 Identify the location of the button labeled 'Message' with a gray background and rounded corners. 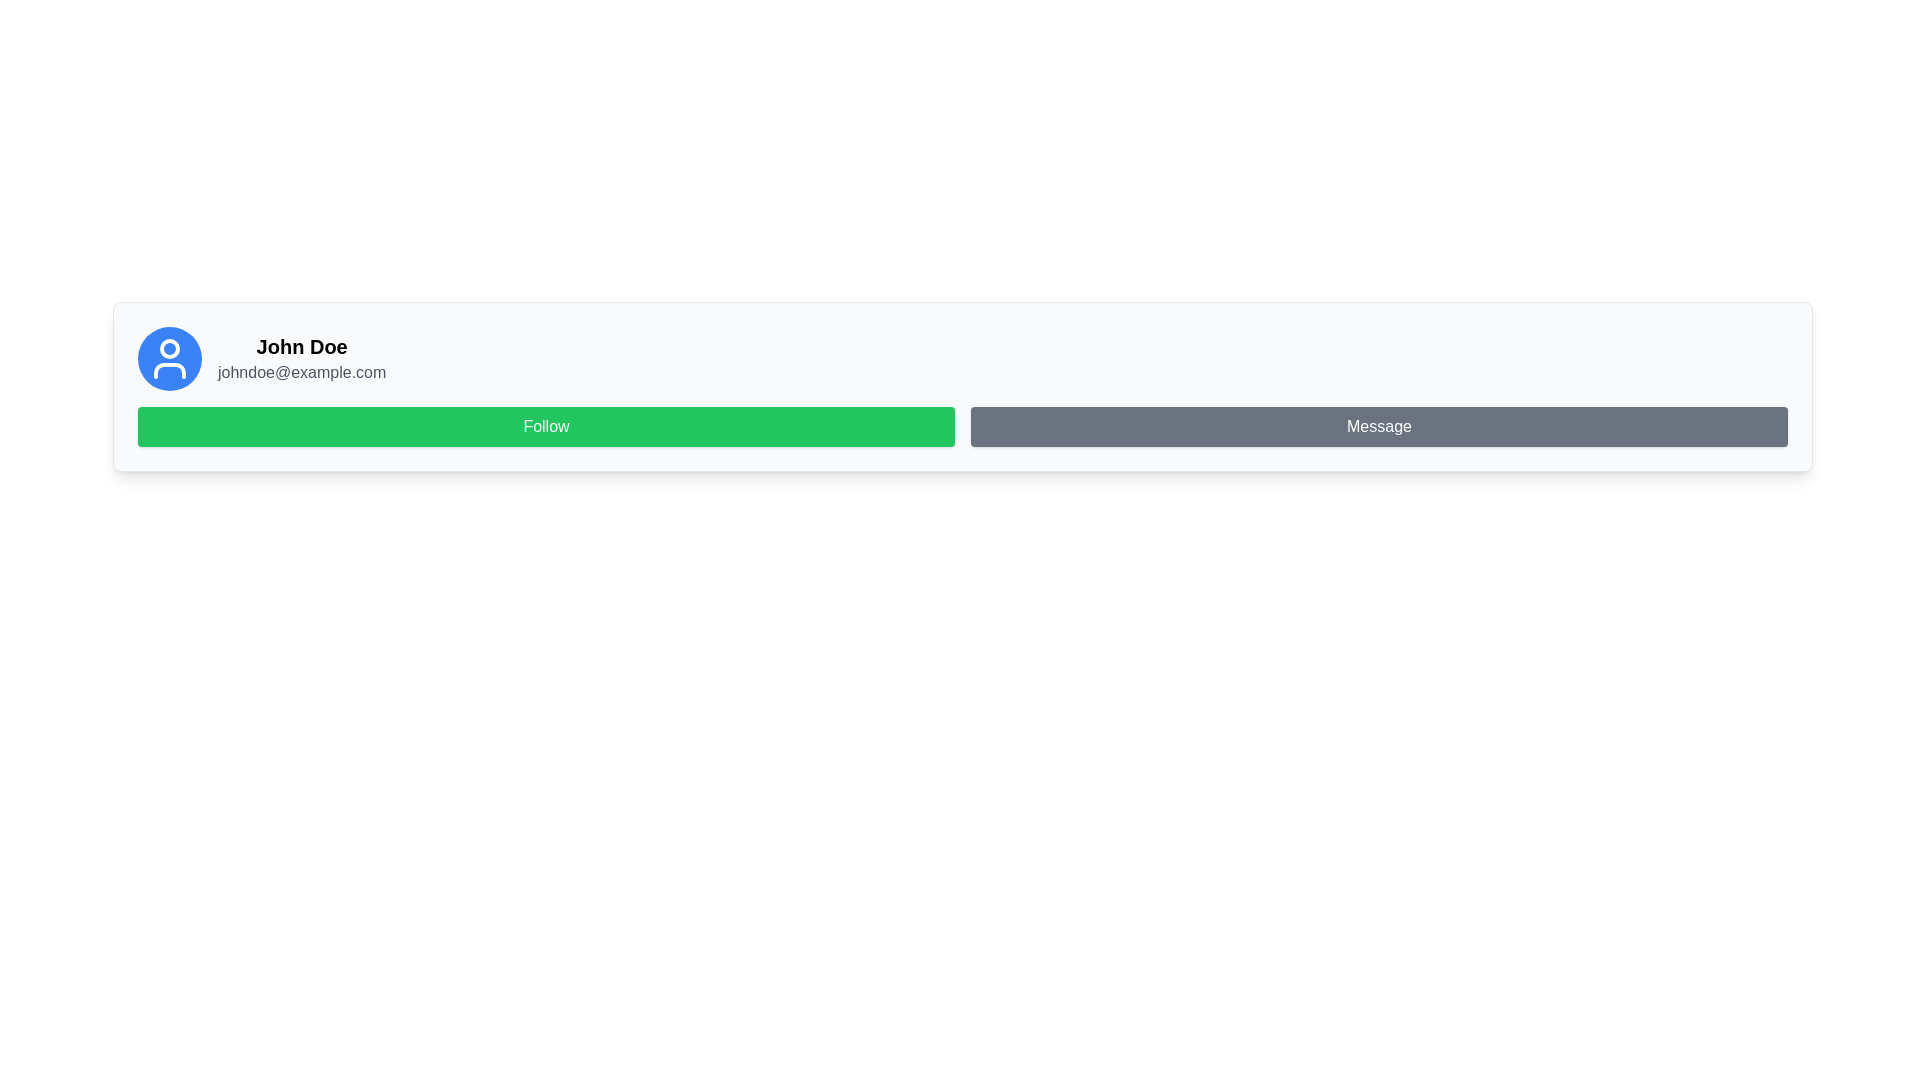
(1378, 426).